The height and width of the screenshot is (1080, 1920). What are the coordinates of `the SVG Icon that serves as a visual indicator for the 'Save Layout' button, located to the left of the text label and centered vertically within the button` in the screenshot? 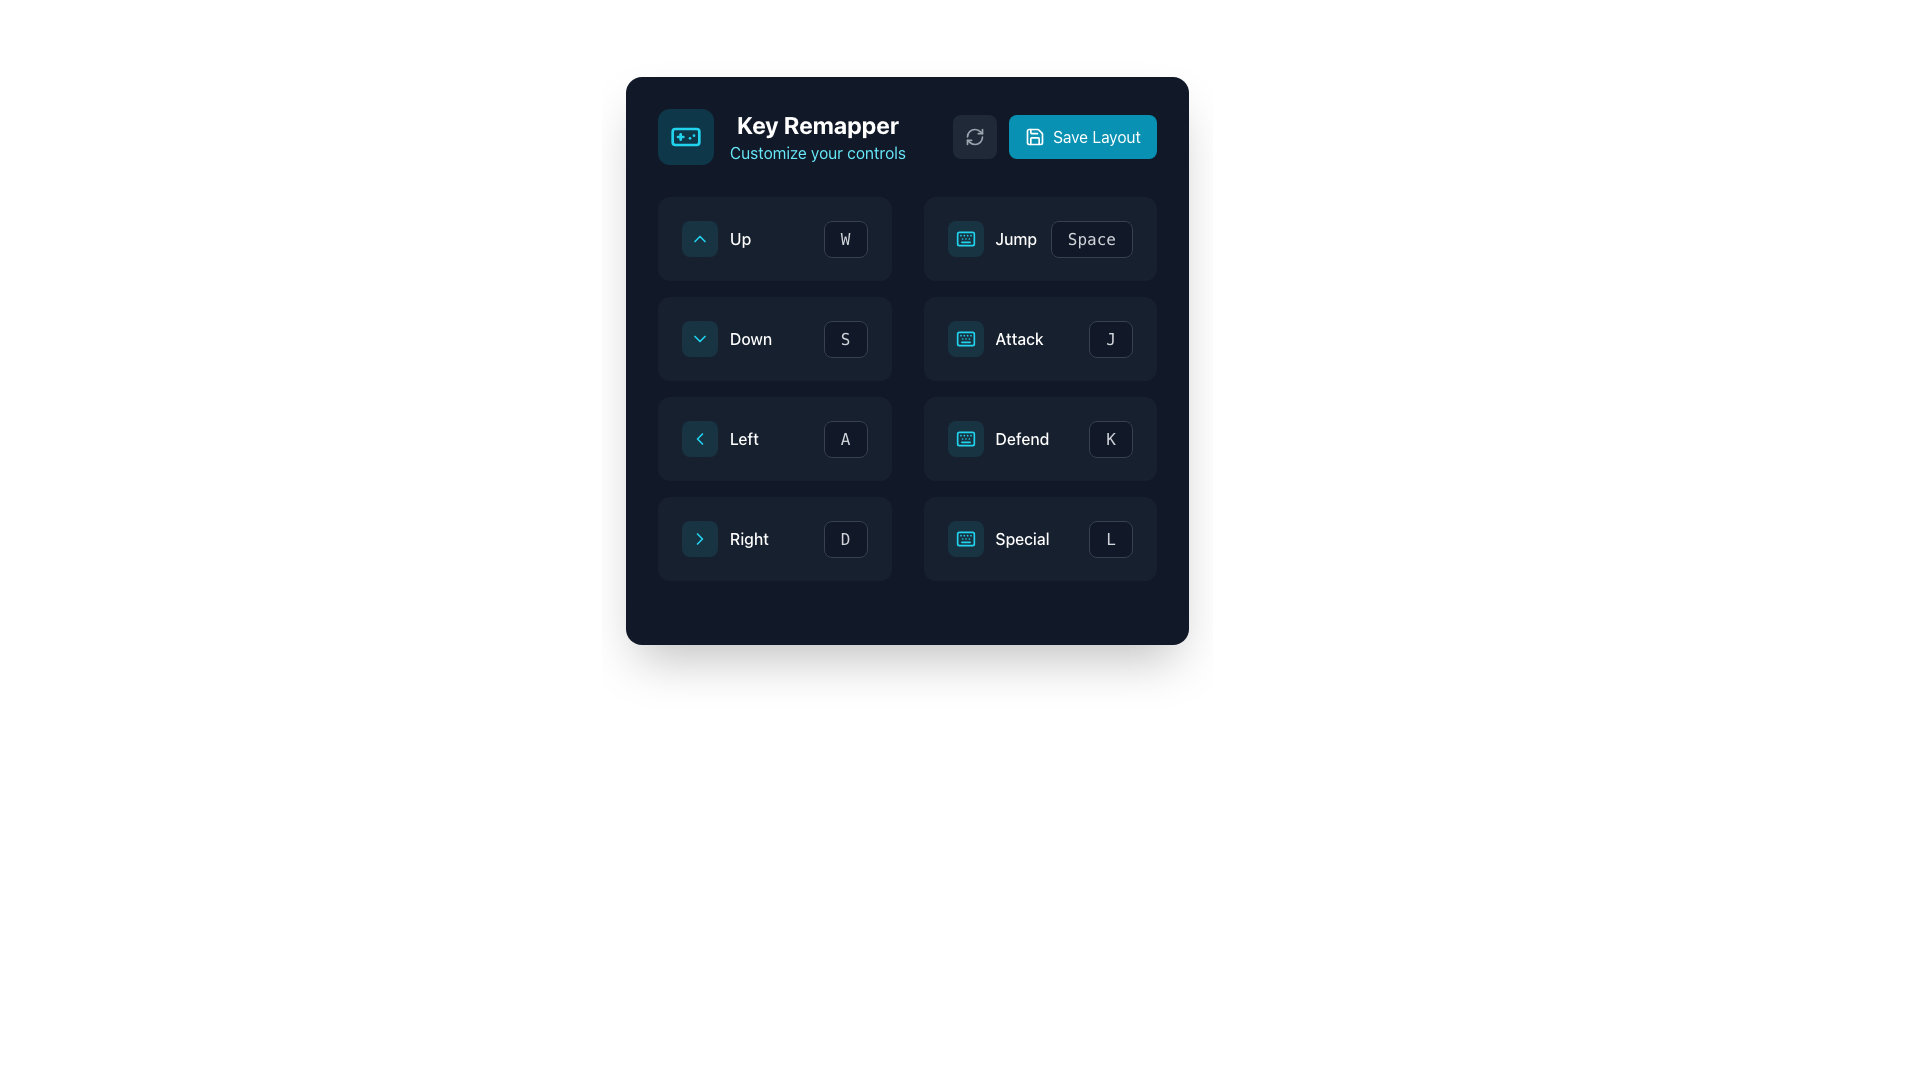 It's located at (1035, 136).